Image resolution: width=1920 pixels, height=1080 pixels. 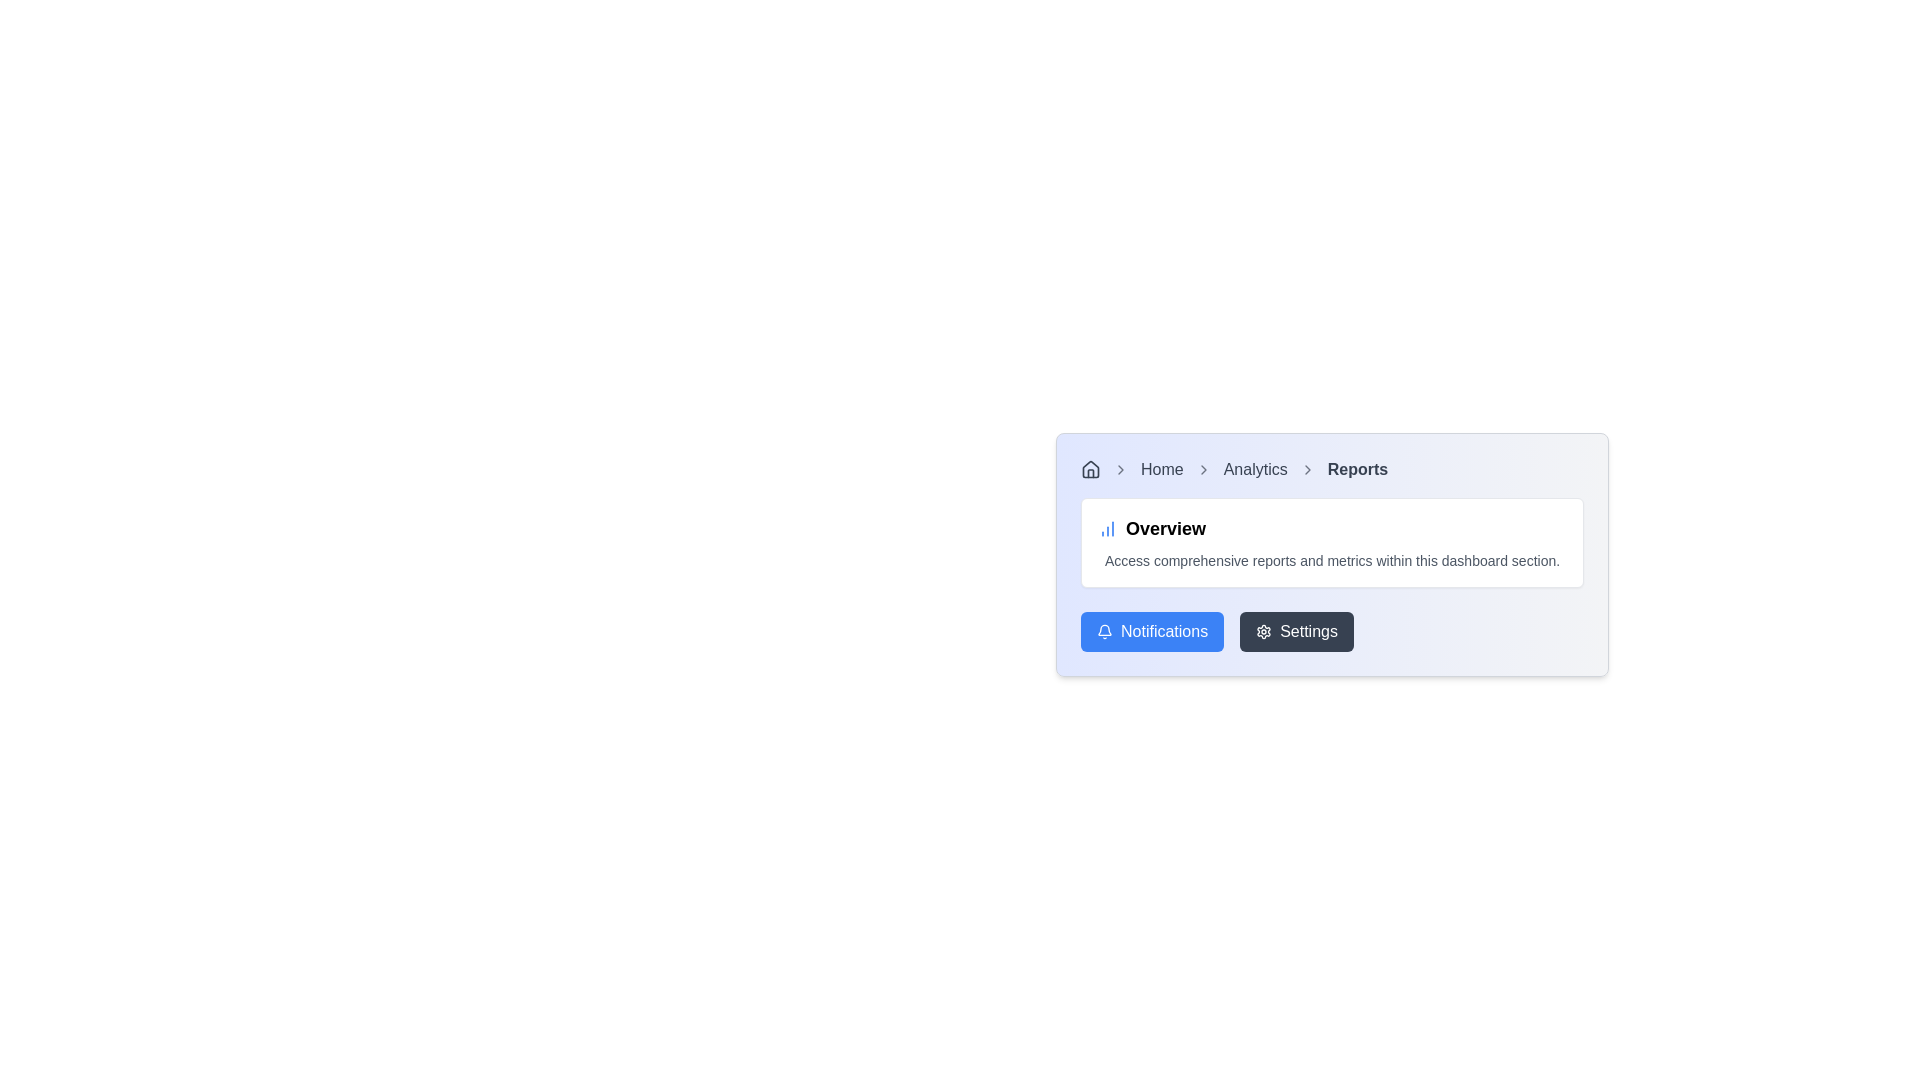 I want to click on the small bell icon within the 'Notifications' button, which is styled with a rounded, minimalistic outline design and is located at the bottom of a card, so click(x=1103, y=632).